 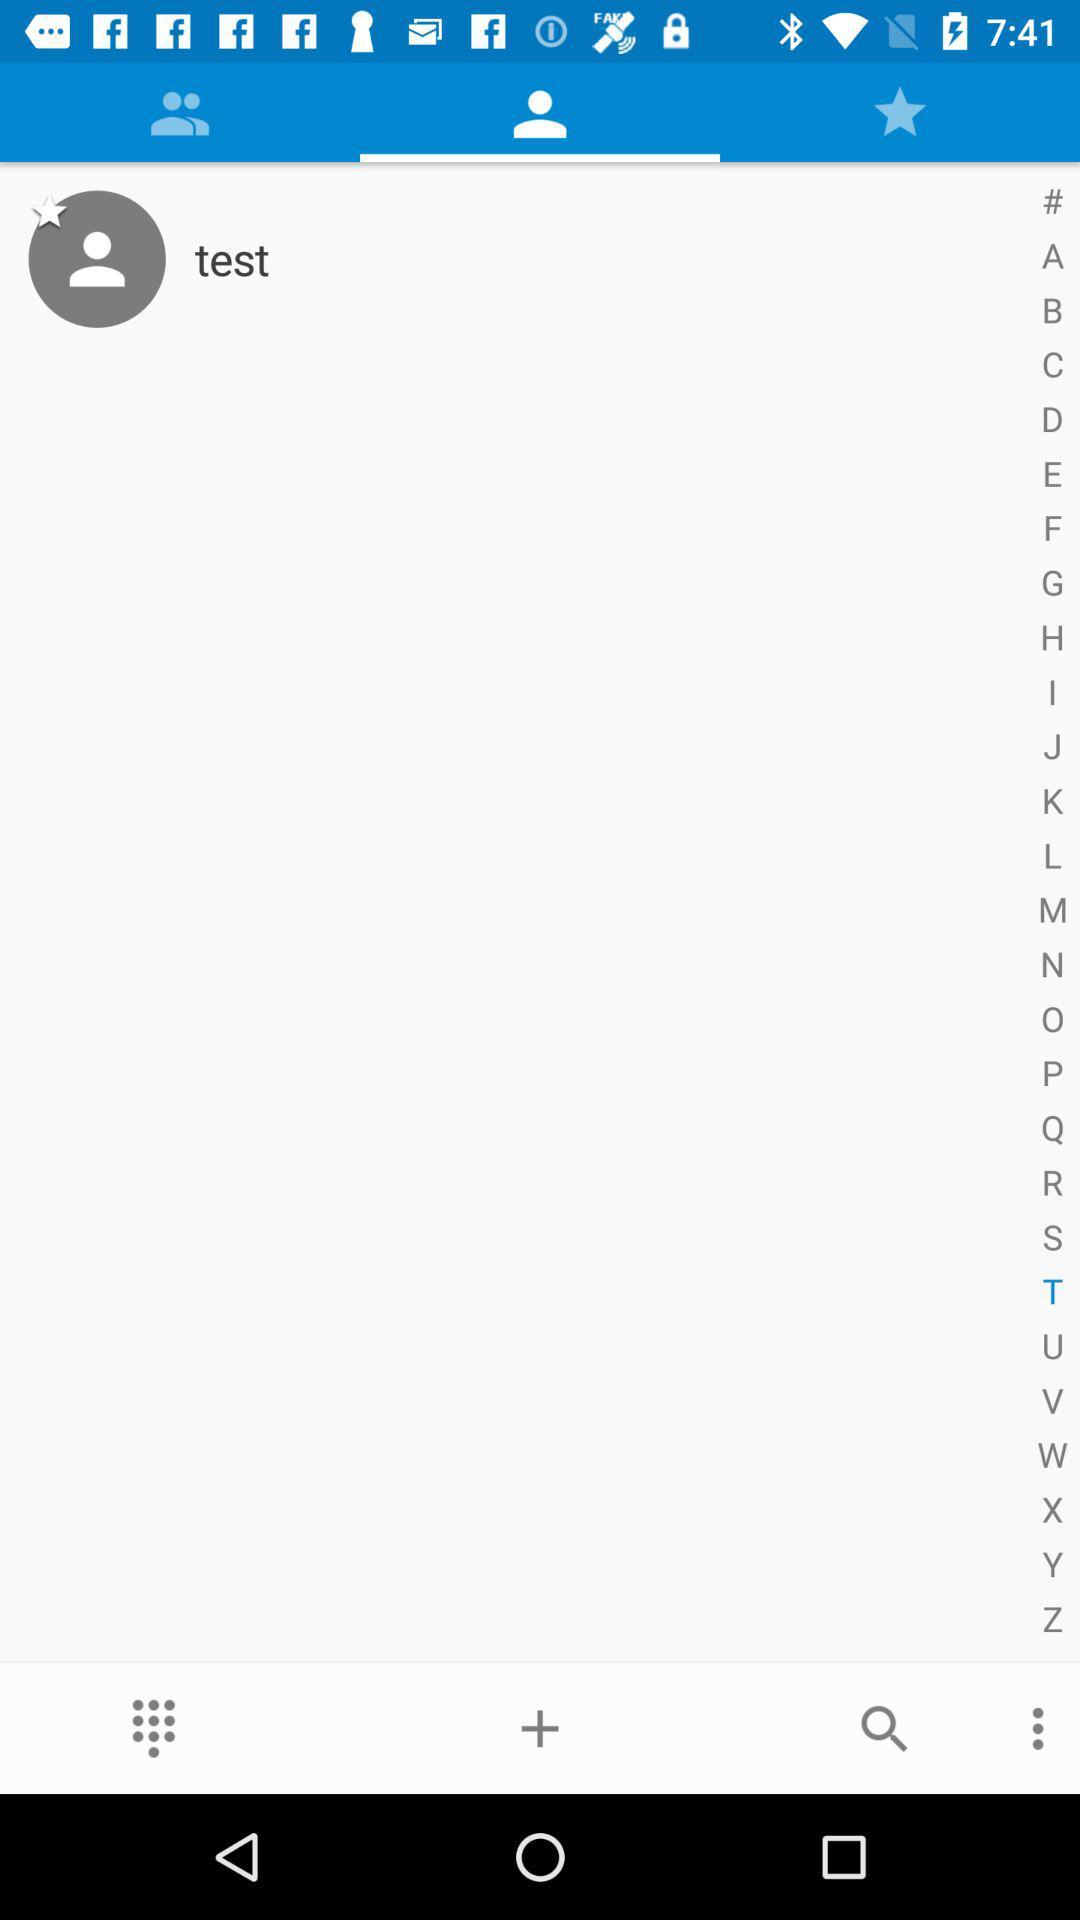 I want to click on icon to the left of test item, so click(x=97, y=258).